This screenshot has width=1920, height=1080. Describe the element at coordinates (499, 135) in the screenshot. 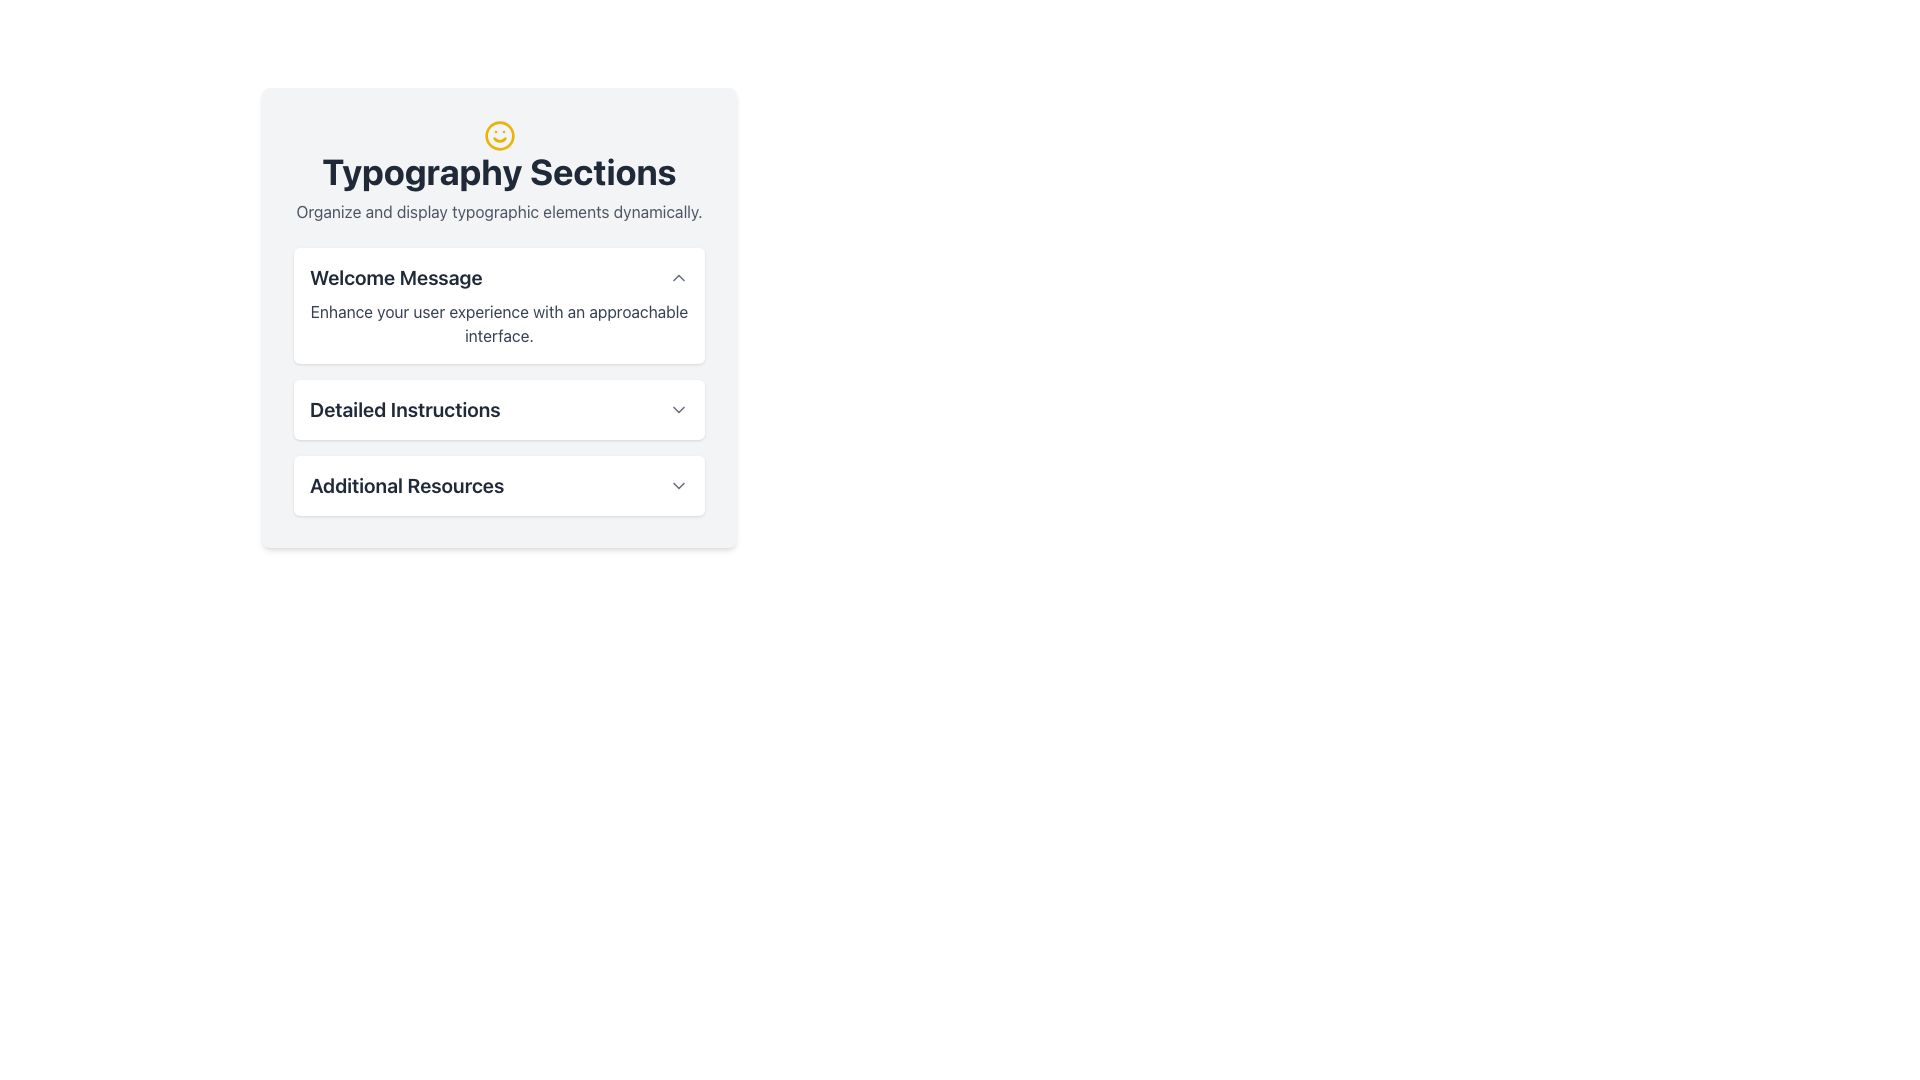

I see `the visual embellishment icon that is centered above the 'Typography Sections' heading, serving a friendly aesthetic function` at that location.